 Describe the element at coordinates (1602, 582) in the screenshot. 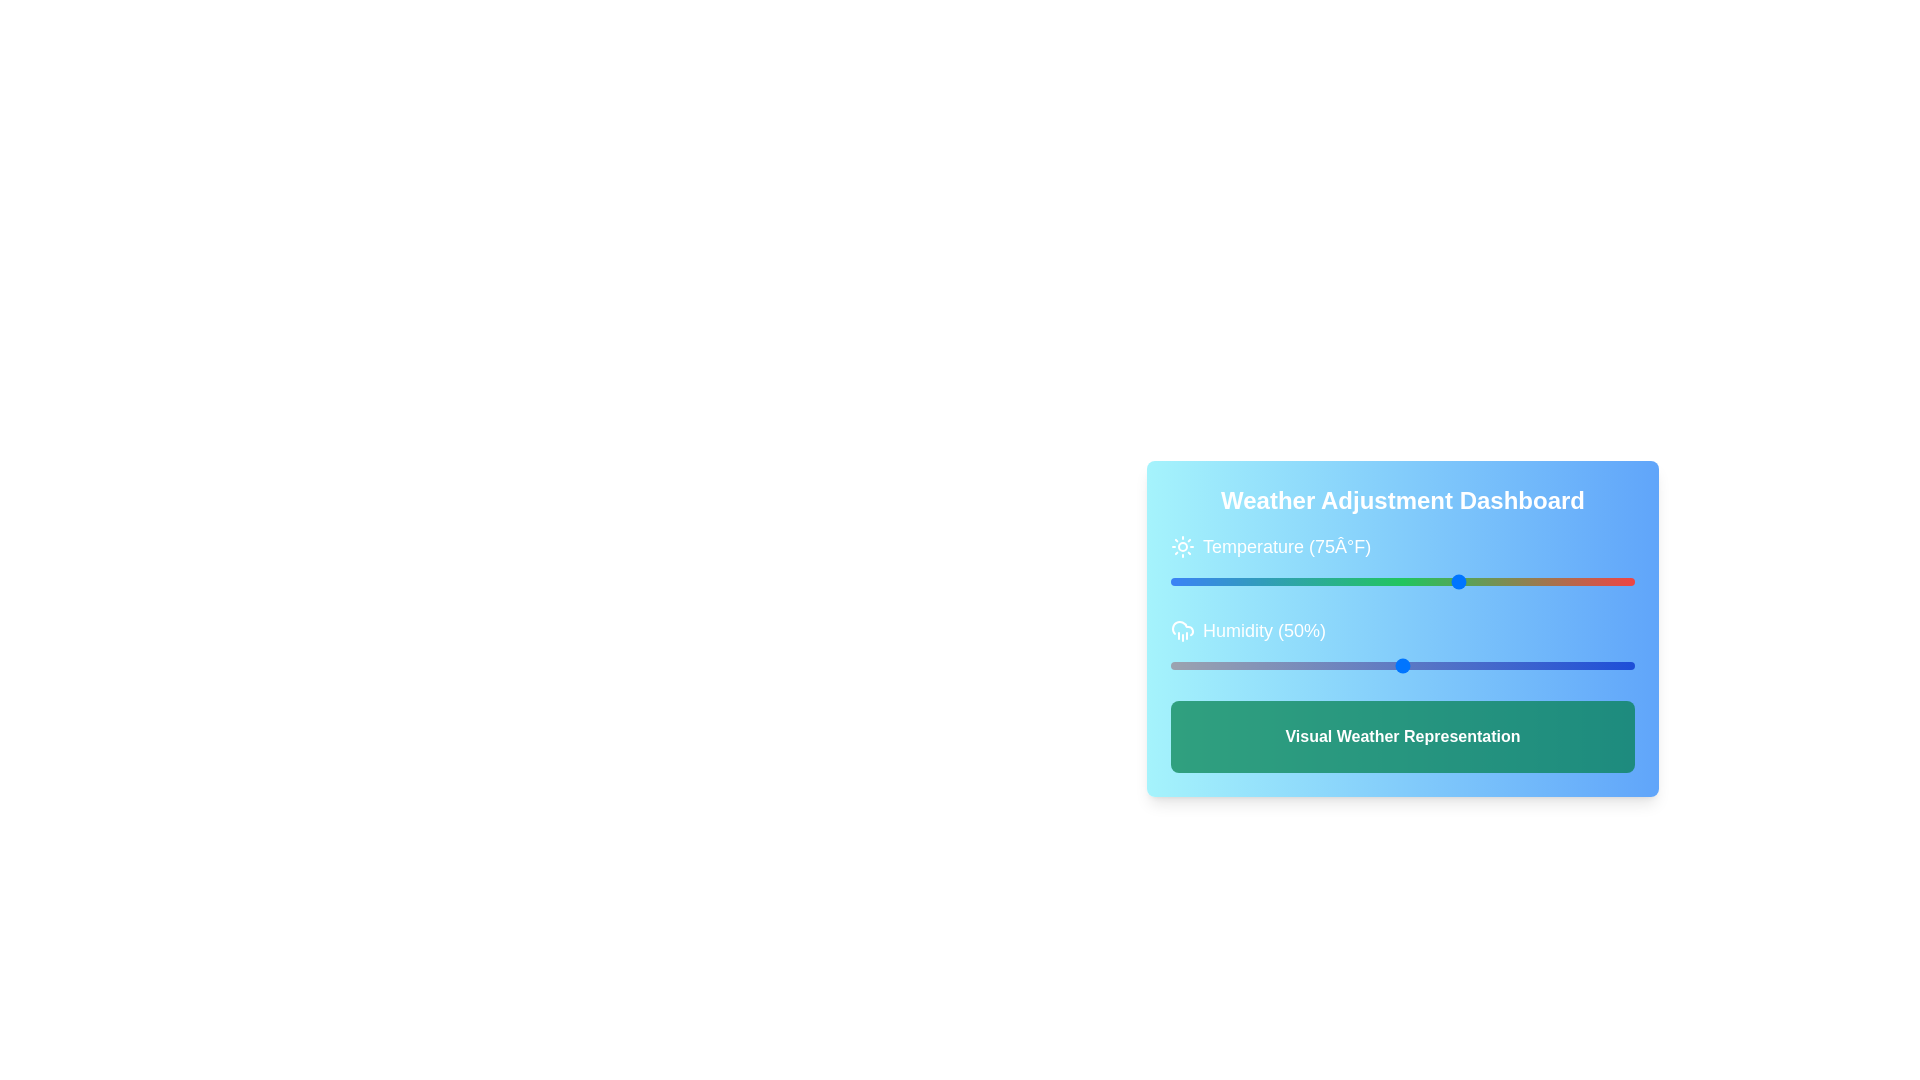

I see `the temperature slider to 136 degrees Fahrenheit` at that location.